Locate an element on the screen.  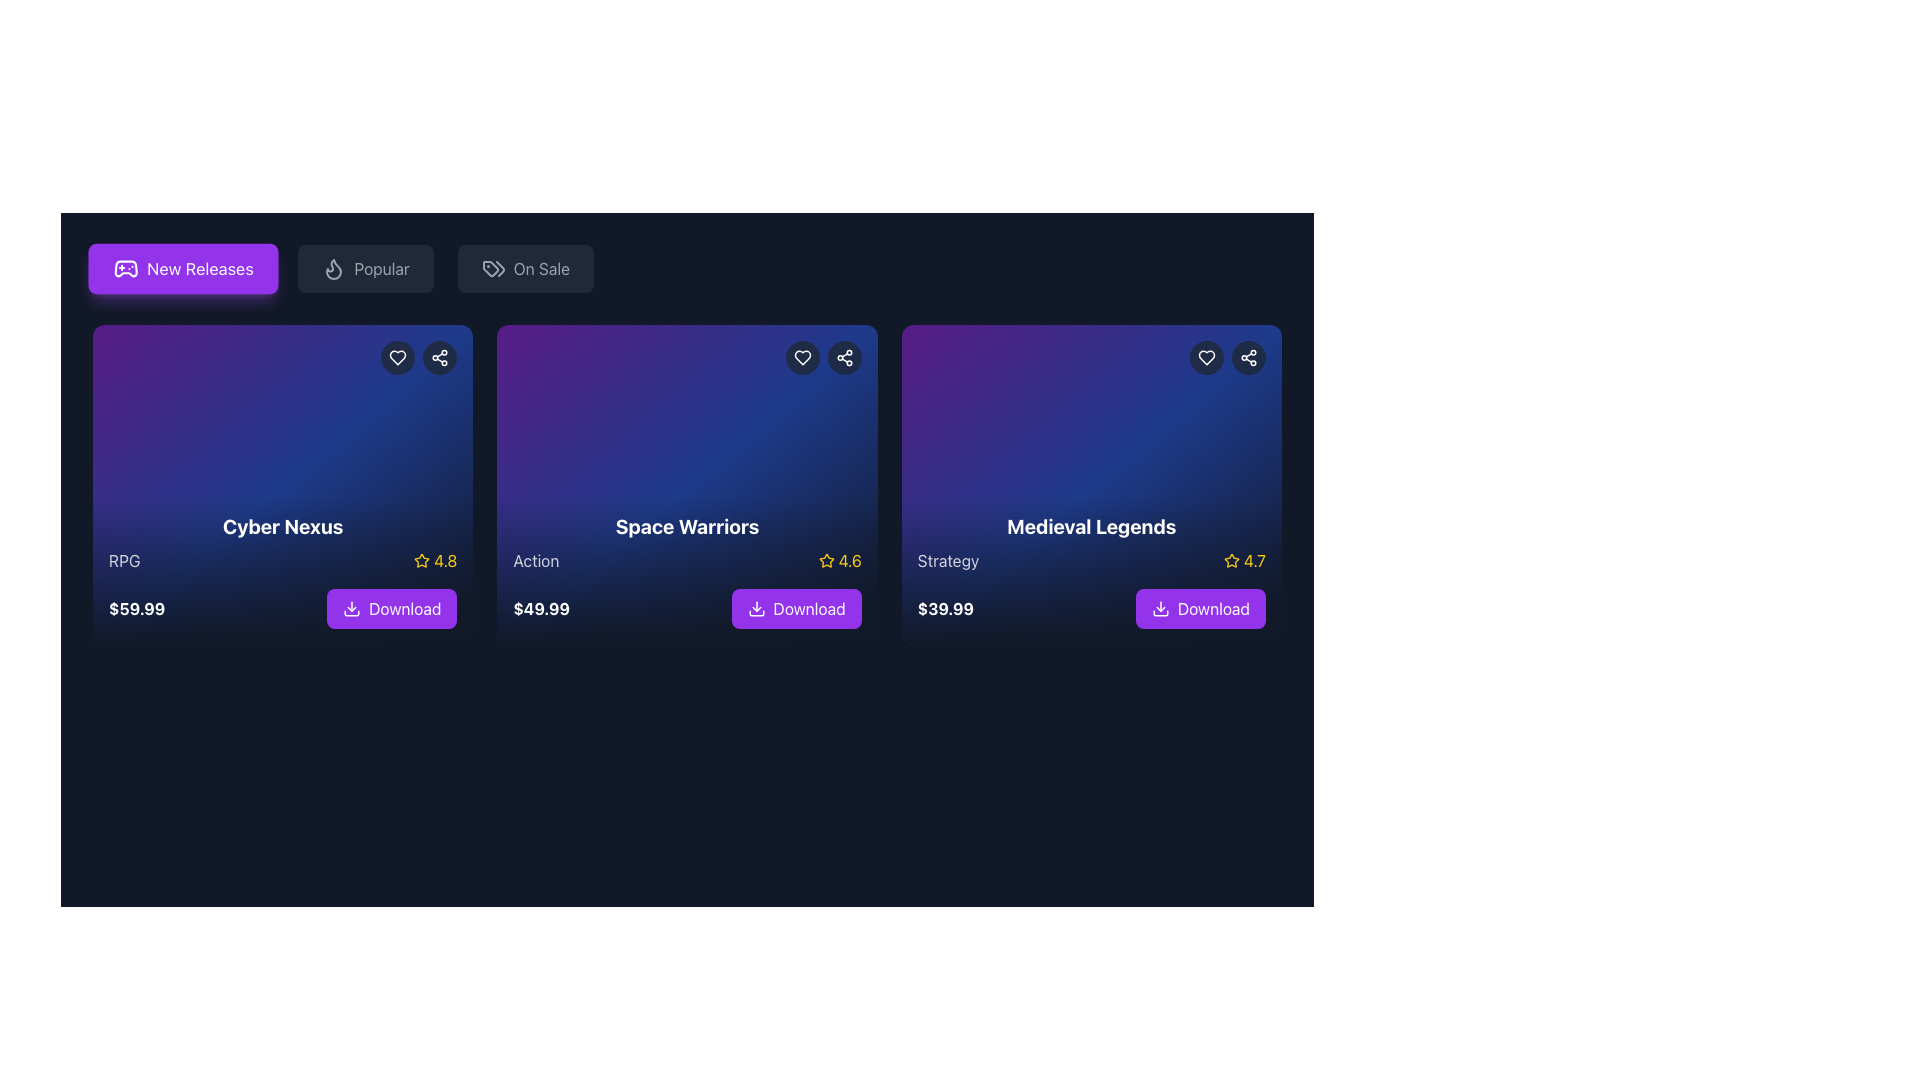
the text label displaying the price of the game 'Space Warriors' which is located above the purple 'Download' button in the card layout is located at coordinates (541, 608).